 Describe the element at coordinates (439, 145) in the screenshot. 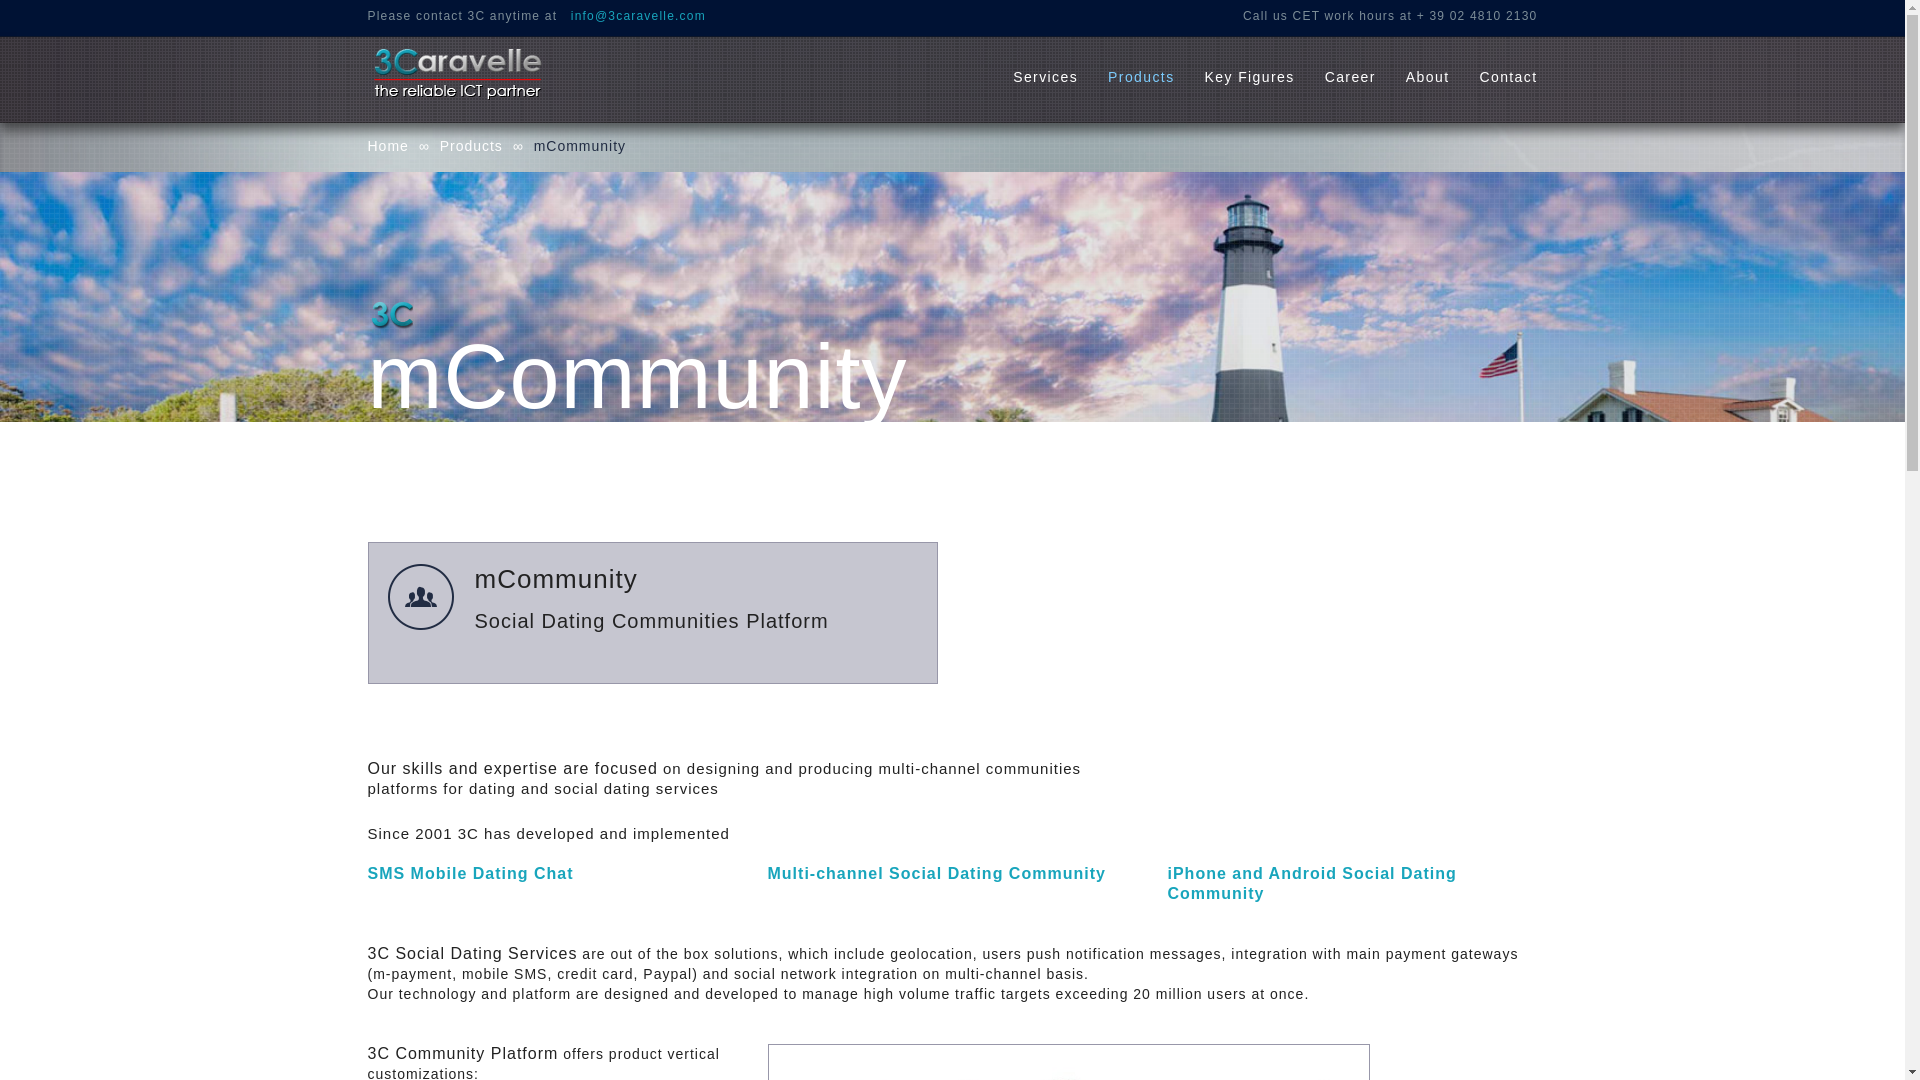

I see `'Products'` at that location.